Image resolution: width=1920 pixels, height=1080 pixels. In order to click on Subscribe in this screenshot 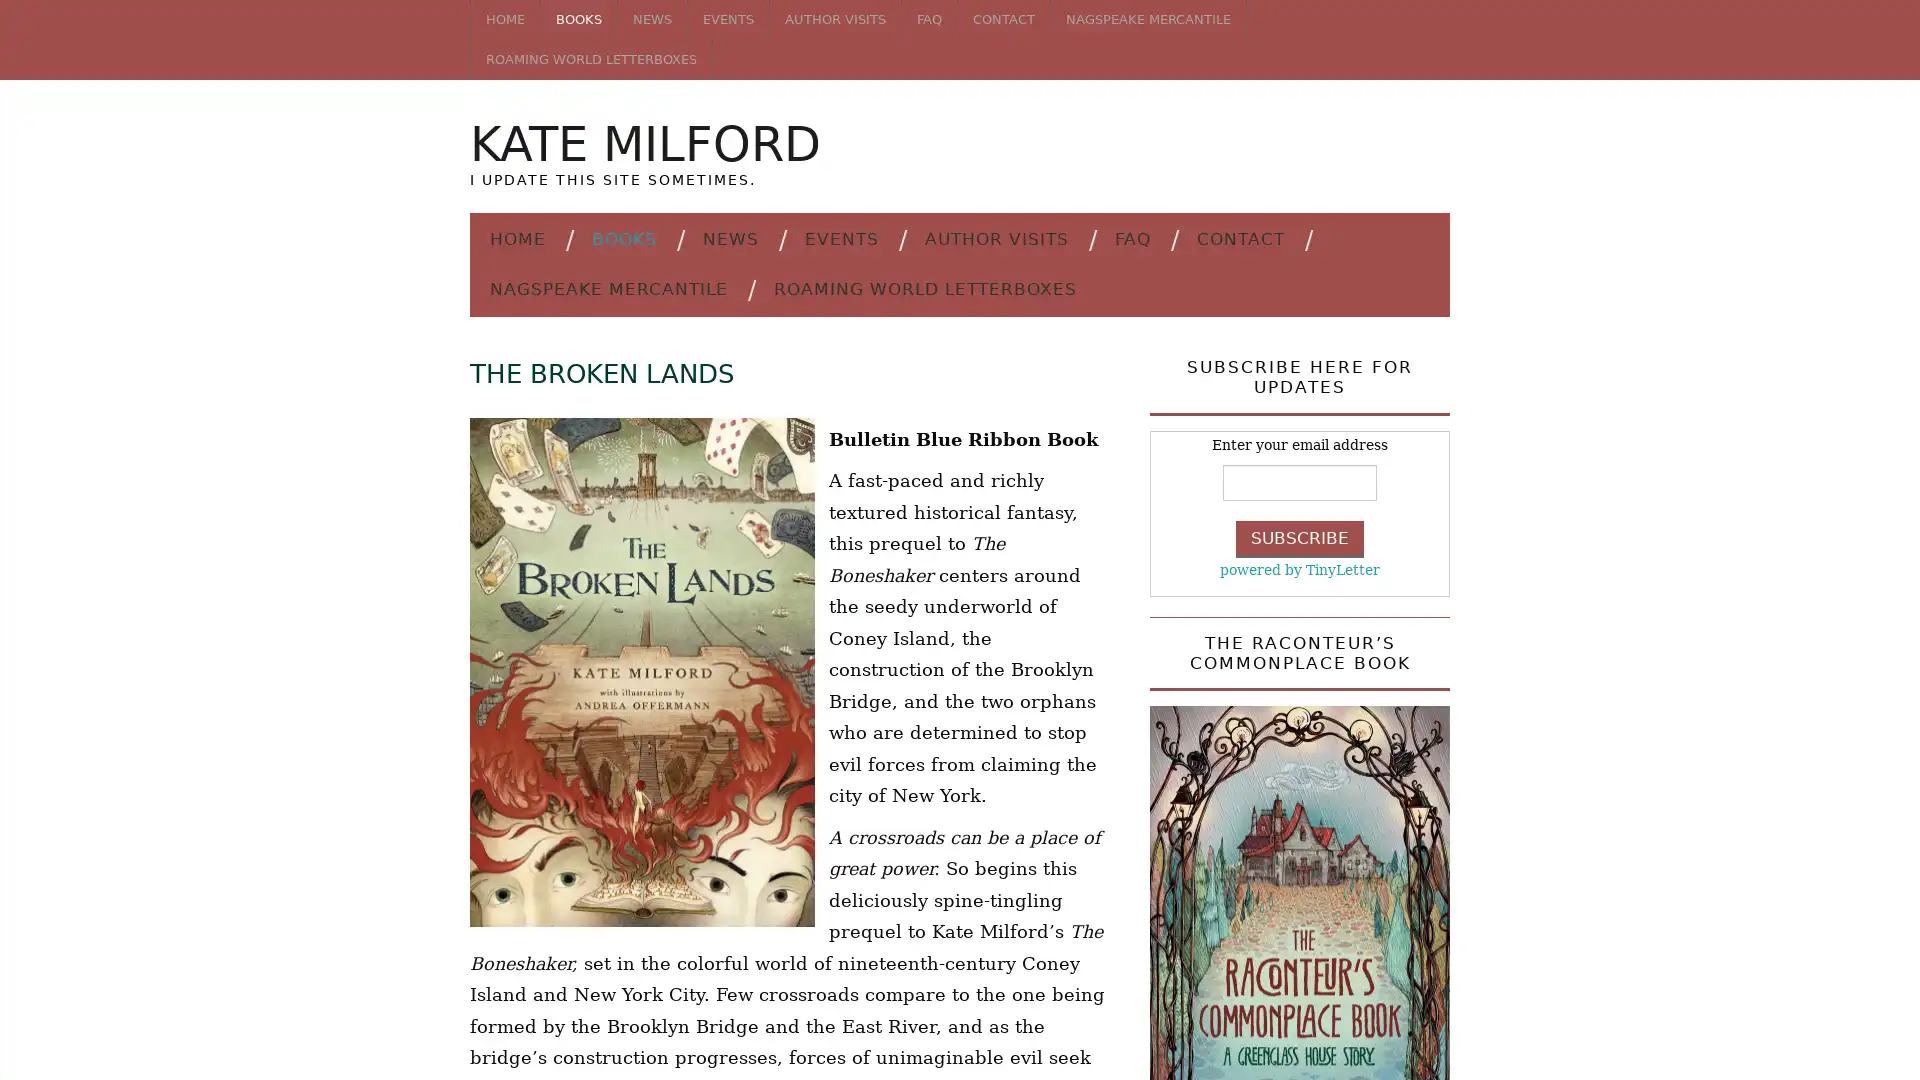, I will do `click(1300, 537)`.